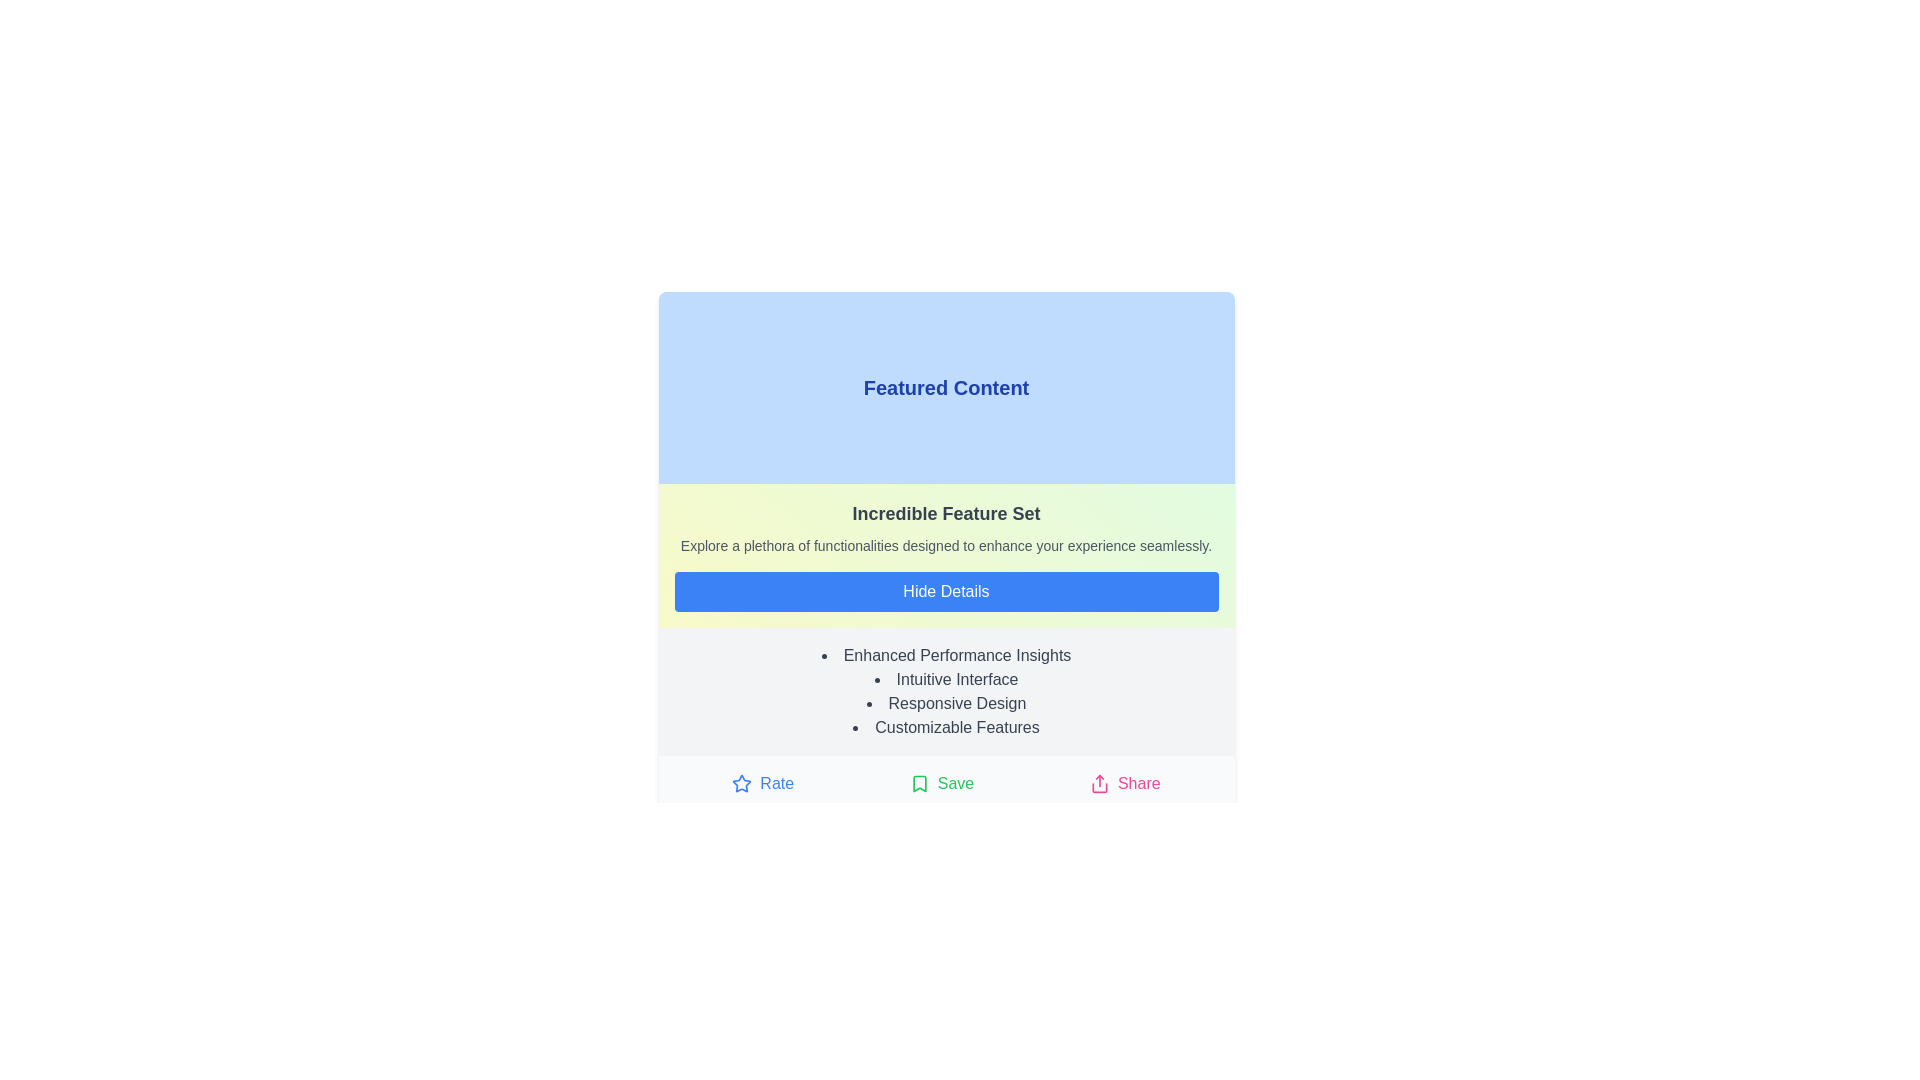 This screenshot has height=1080, width=1920. What do you see at coordinates (945, 512) in the screenshot?
I see `the prominent heading or title text that summarizes the content within the section, located above the descriptive text and below the header labeled 'Featured Content'` at bounding box center [945, 512].